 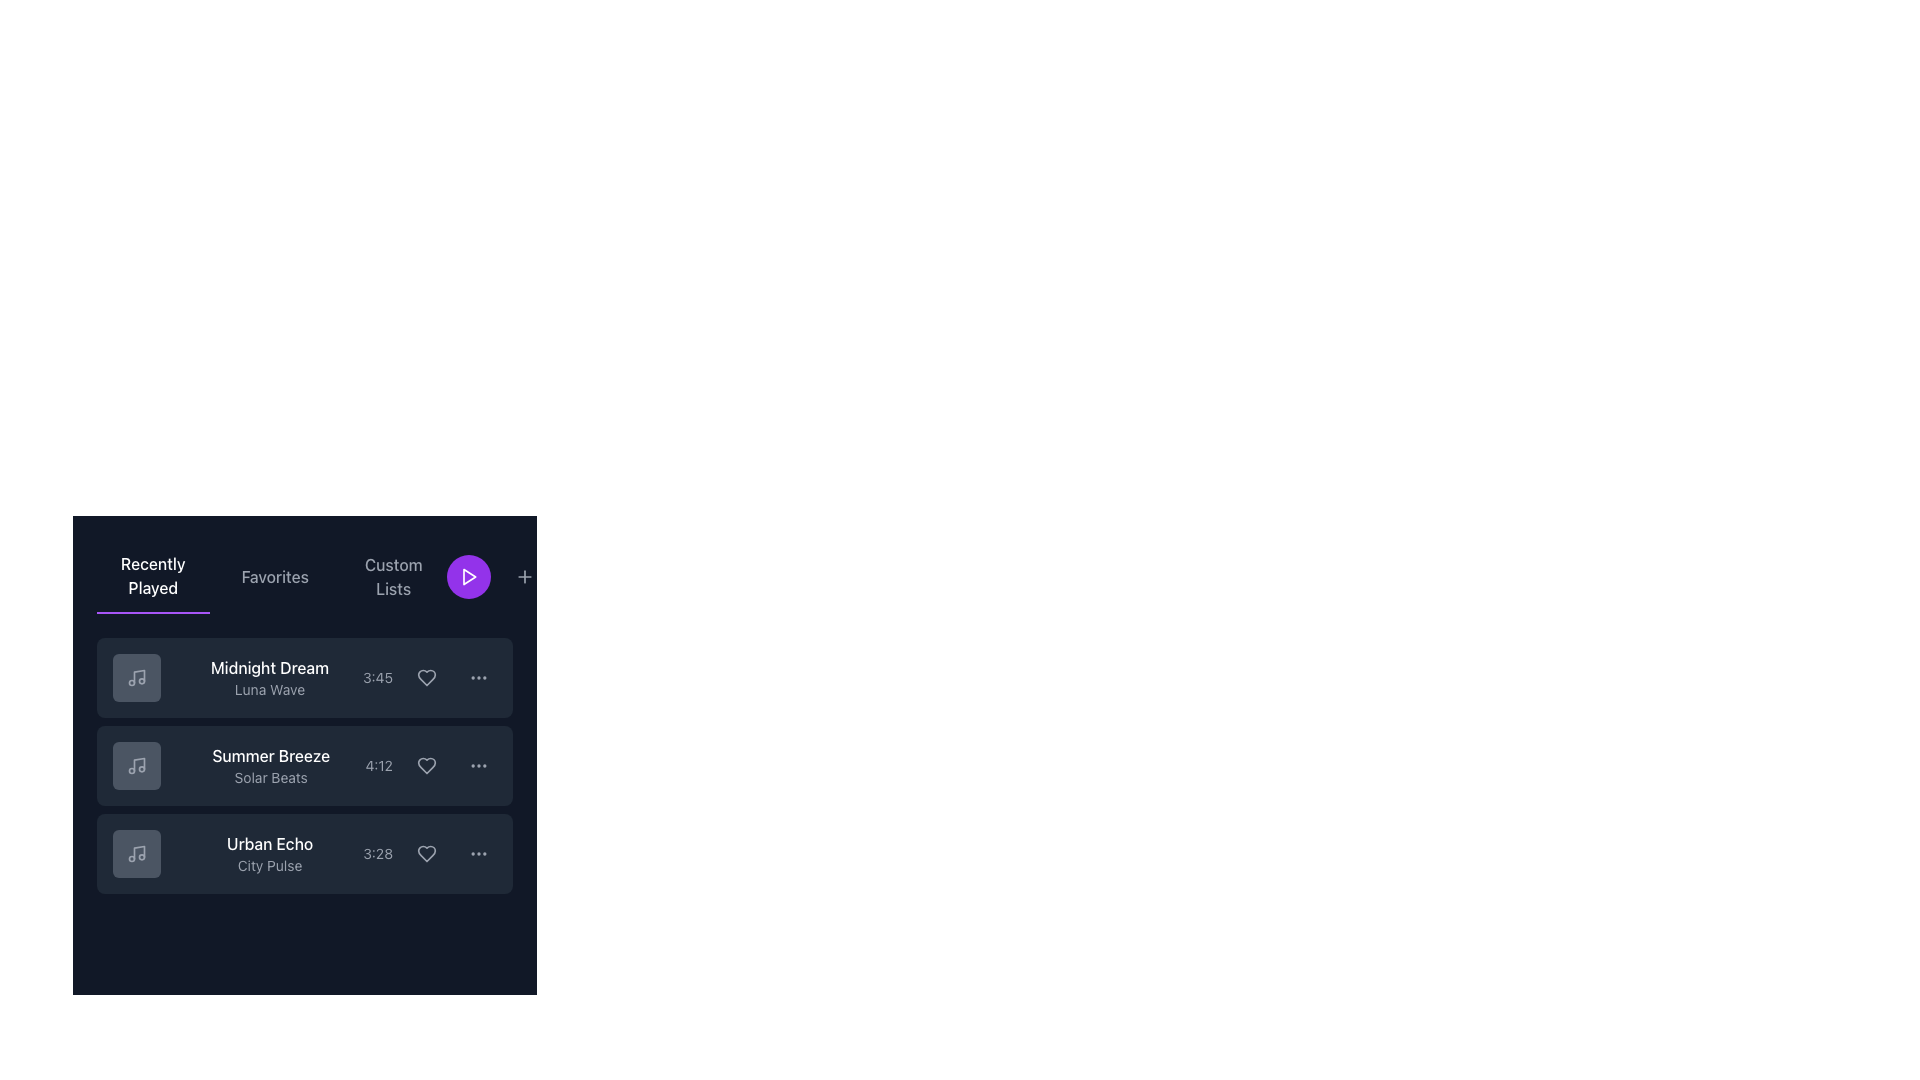 I want to click on the third item in the vertically stacked list of entries, which serves as a label or title for a playlist item, so click(x=269, y=853).